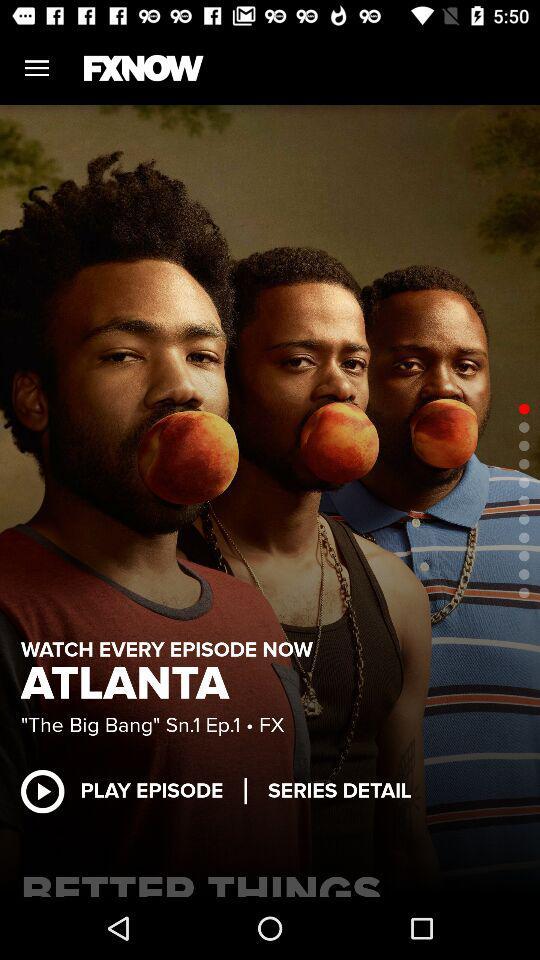 The width and height of the screenshot is (540, 960). Describe the element at coordinates (132, 791) in the screenshot. I see `the play episode icon` at that location.